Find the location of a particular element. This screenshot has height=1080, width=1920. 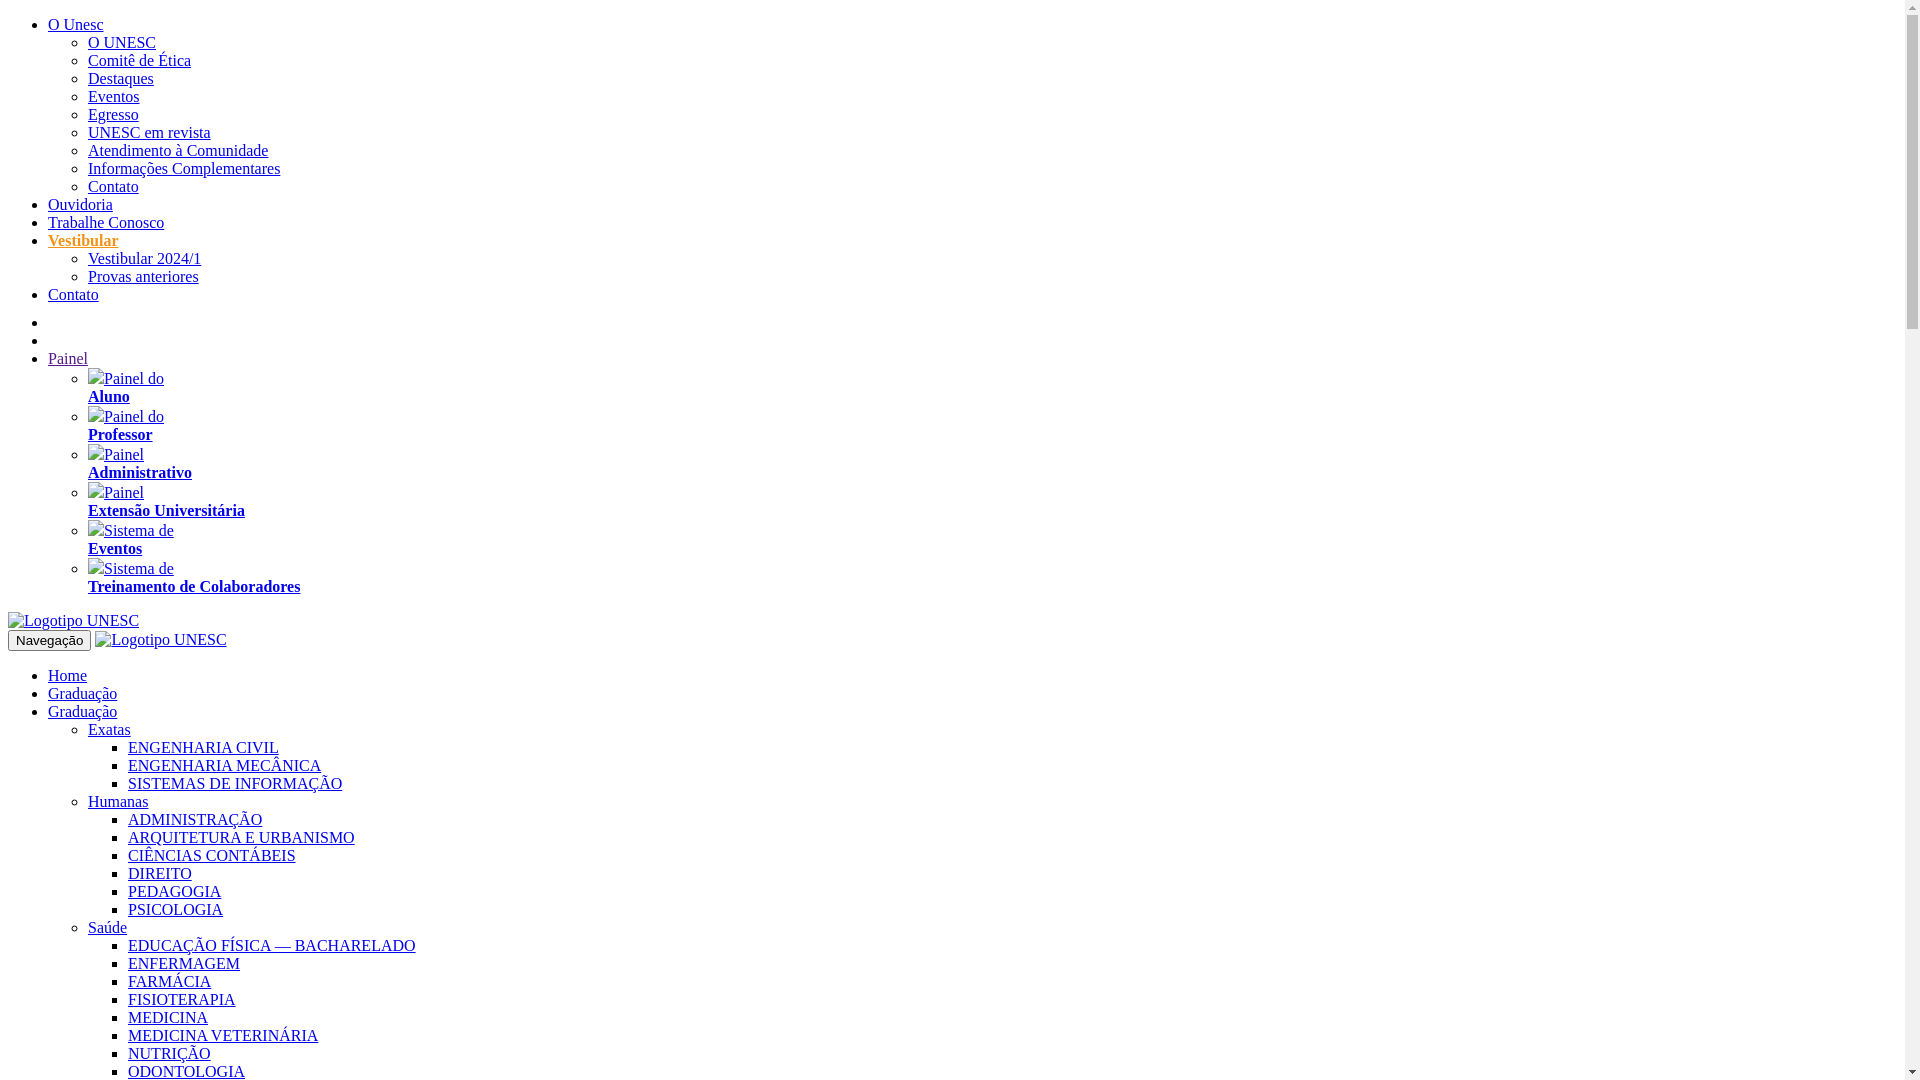

'PEDAGOGIA' is located at coordinates (127, 890).